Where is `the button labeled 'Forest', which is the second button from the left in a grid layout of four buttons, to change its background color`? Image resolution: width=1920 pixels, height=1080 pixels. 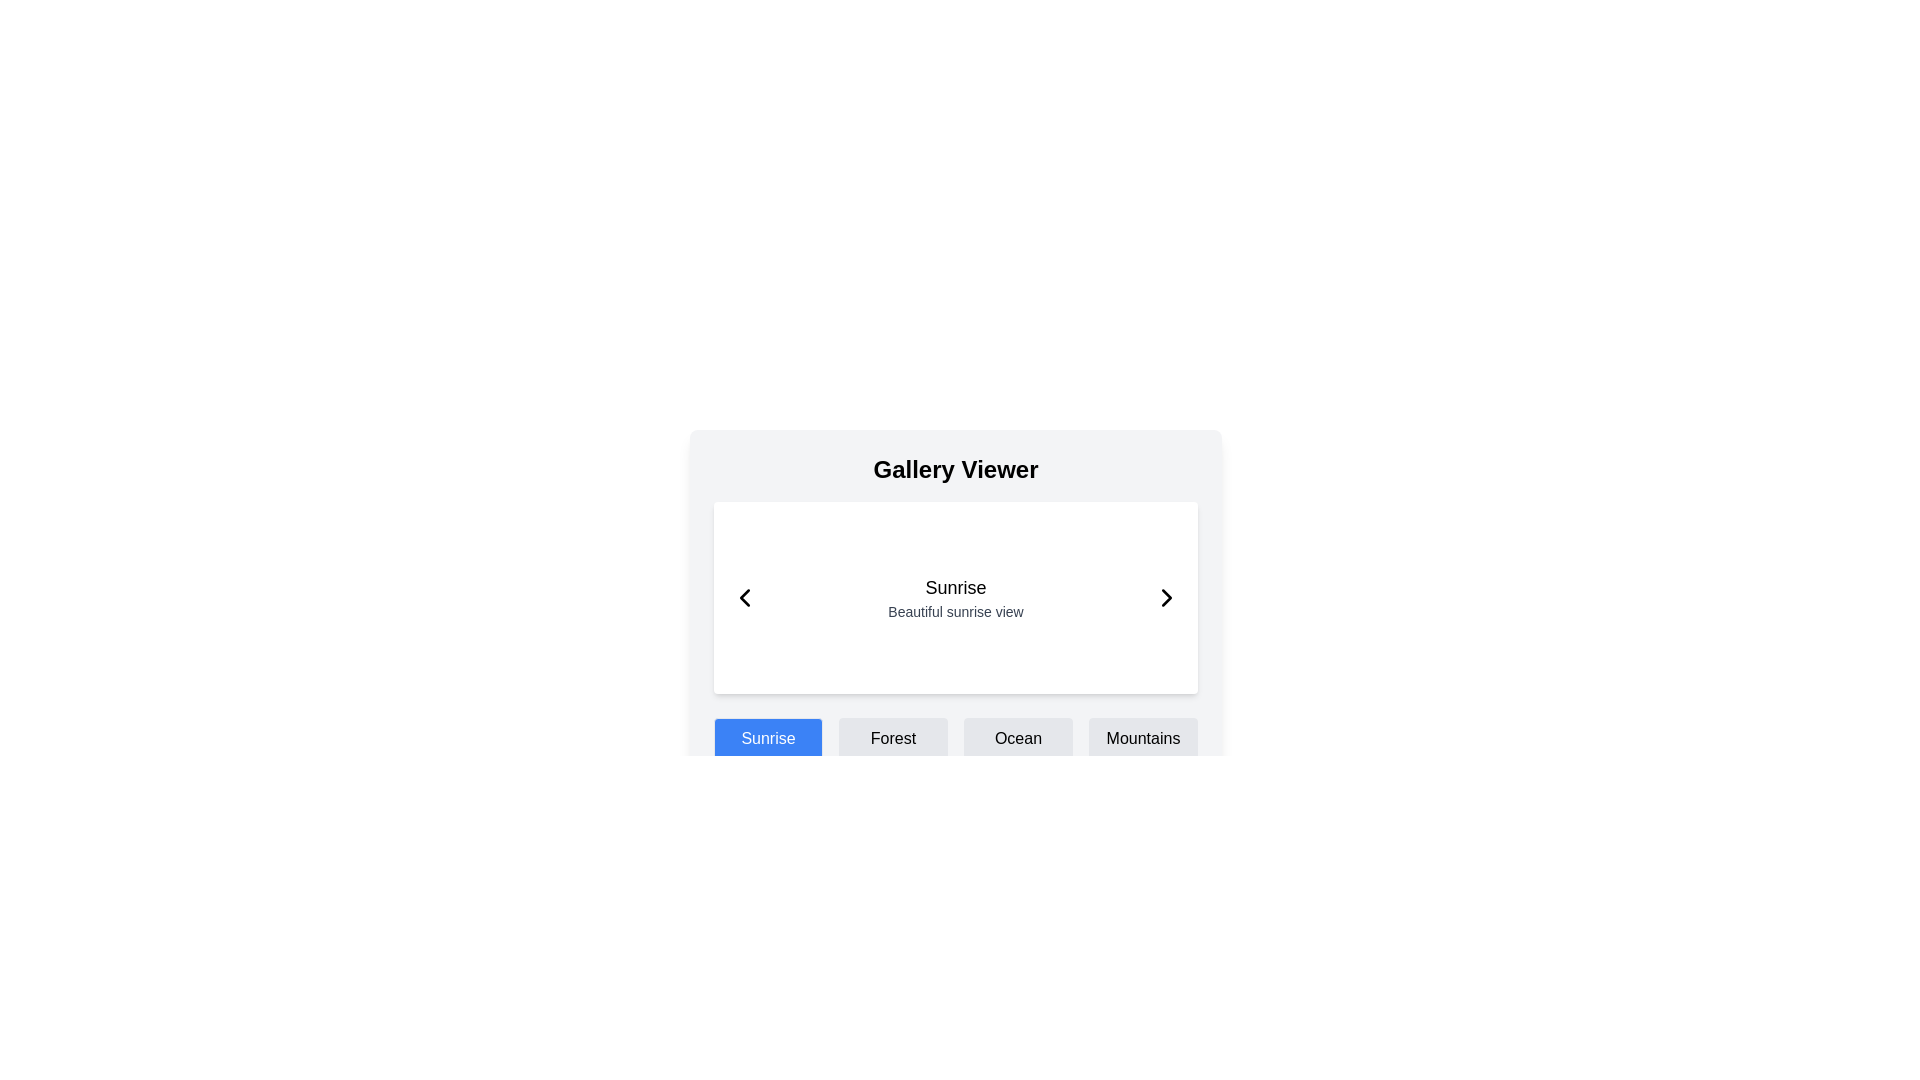
the button labeled 'Forest', which is the second button from the left in a grid layout of four buttons, to change its background color is located at coordinates (892, 739).